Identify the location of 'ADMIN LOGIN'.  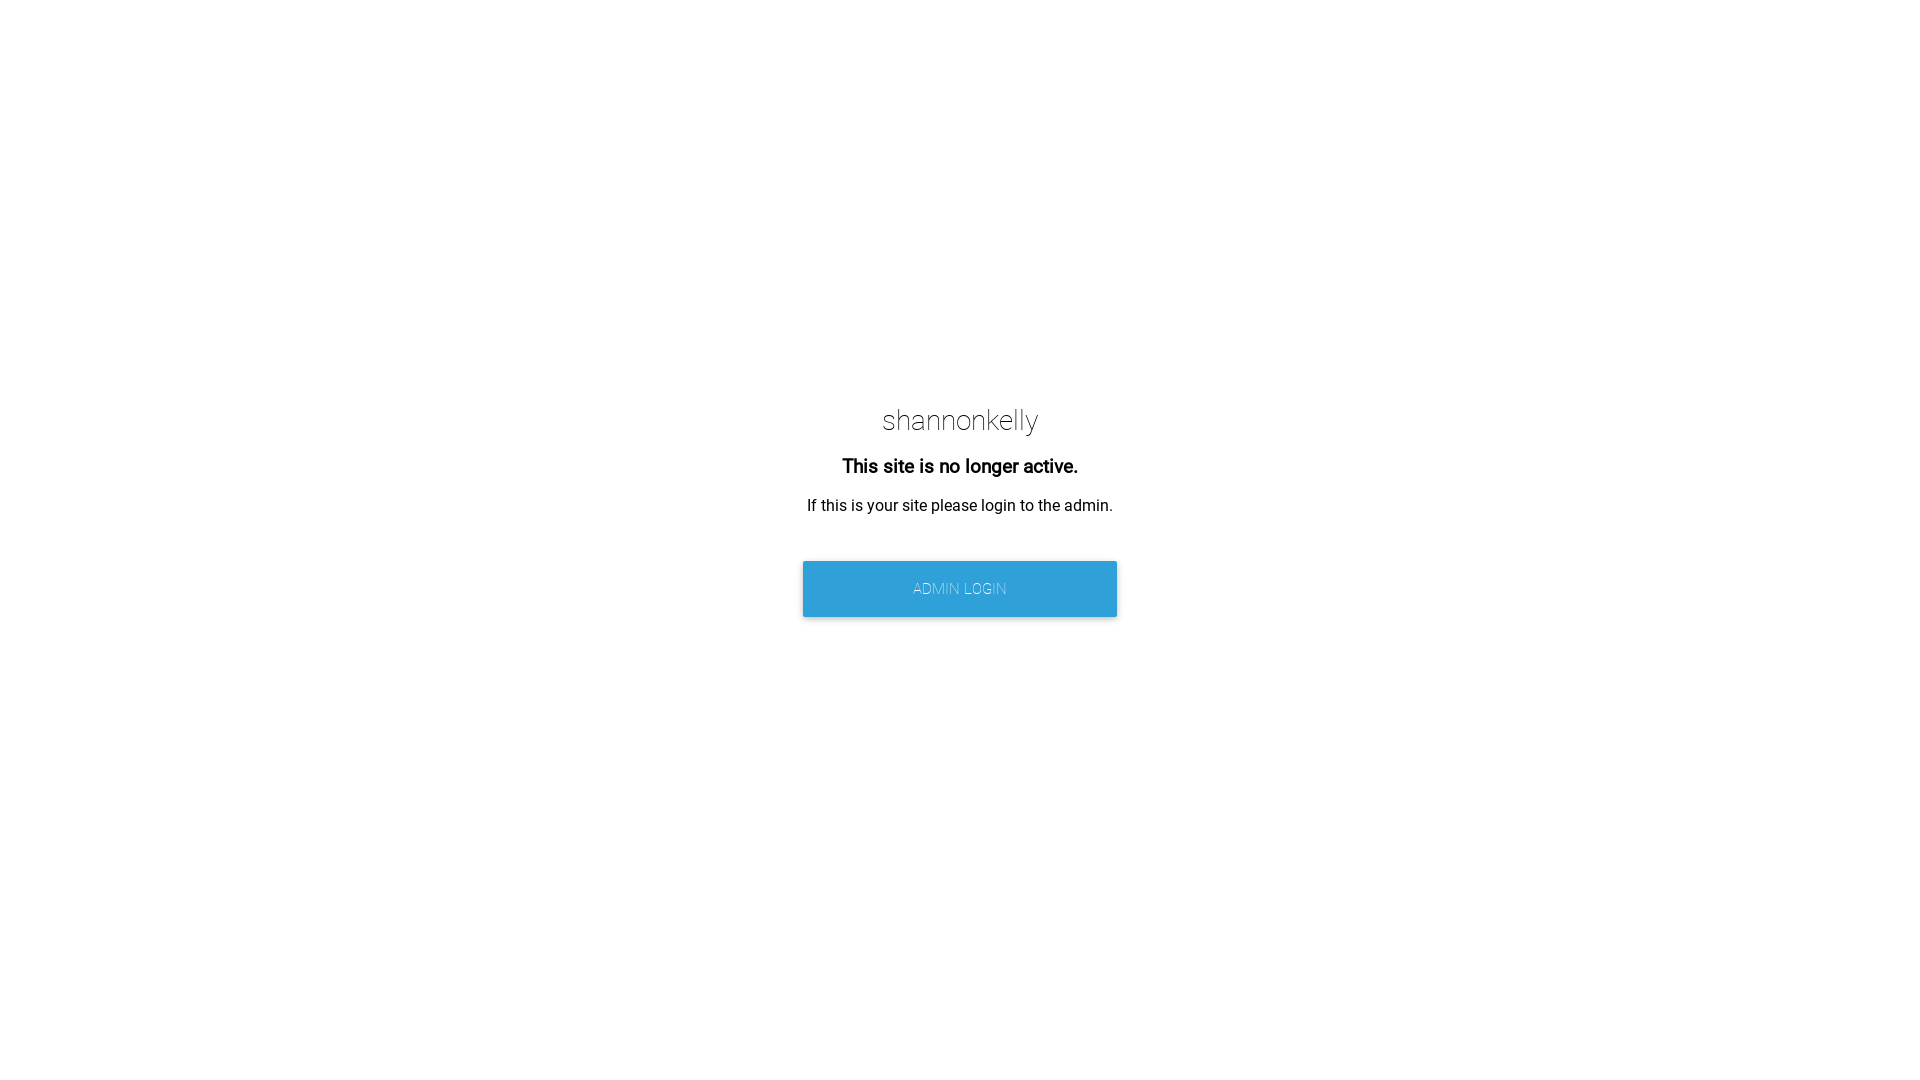
(960, 588).